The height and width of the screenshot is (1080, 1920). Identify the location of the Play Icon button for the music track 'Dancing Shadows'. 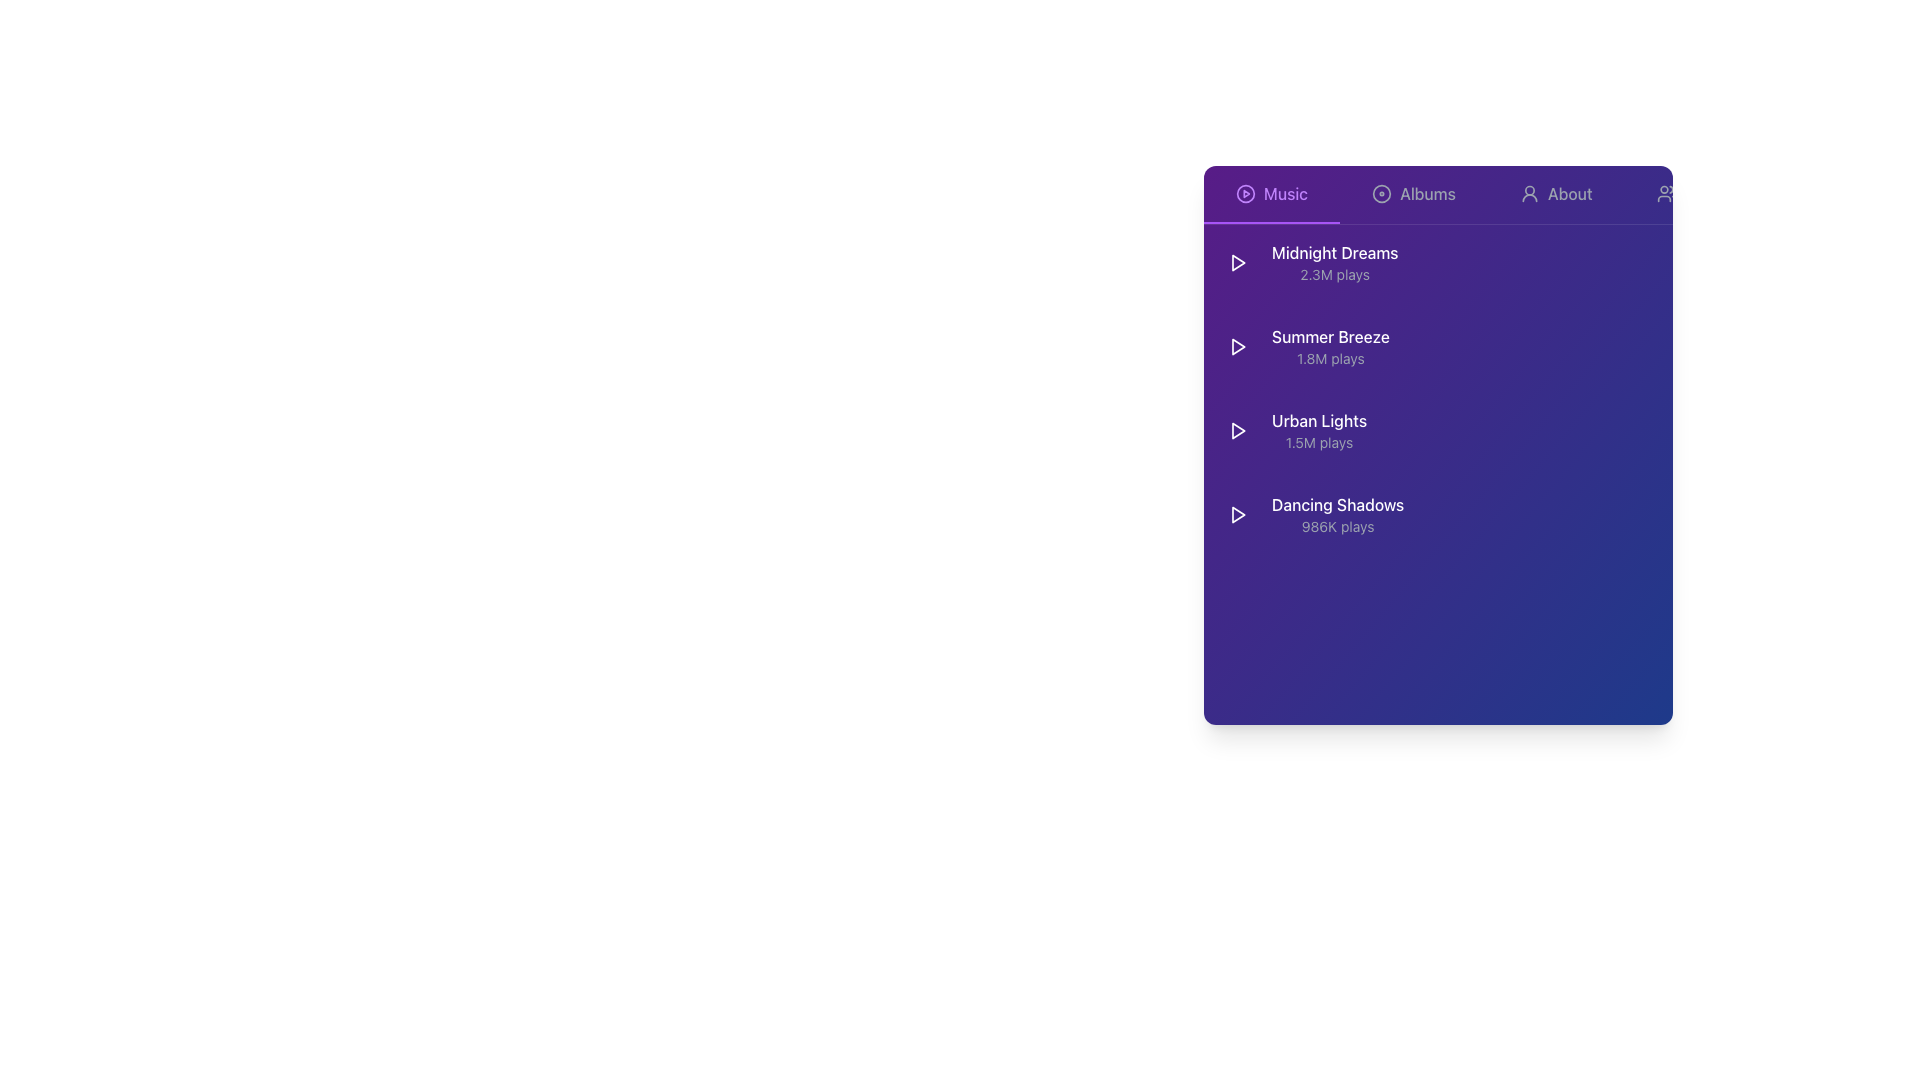
(1237, 514).